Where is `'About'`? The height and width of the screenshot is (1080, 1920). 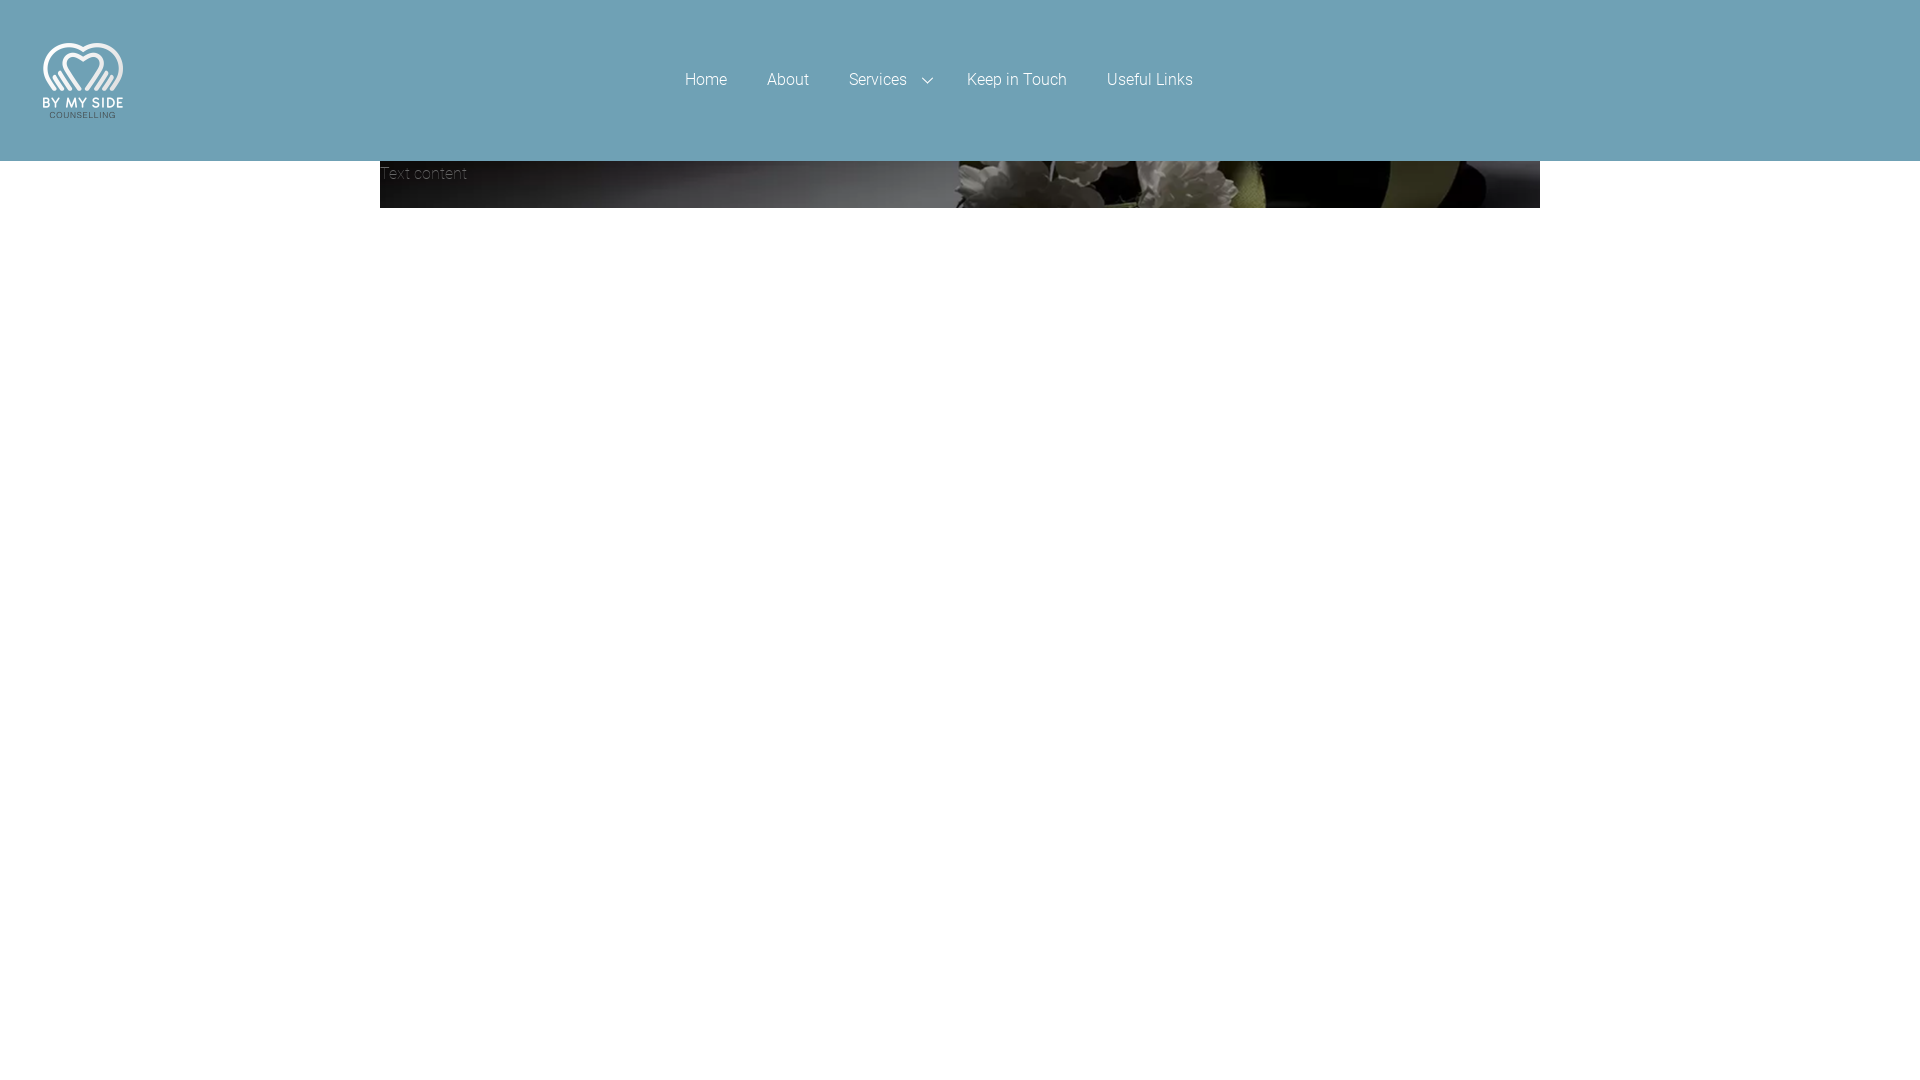 'About' is located at coordinates (786, 79).